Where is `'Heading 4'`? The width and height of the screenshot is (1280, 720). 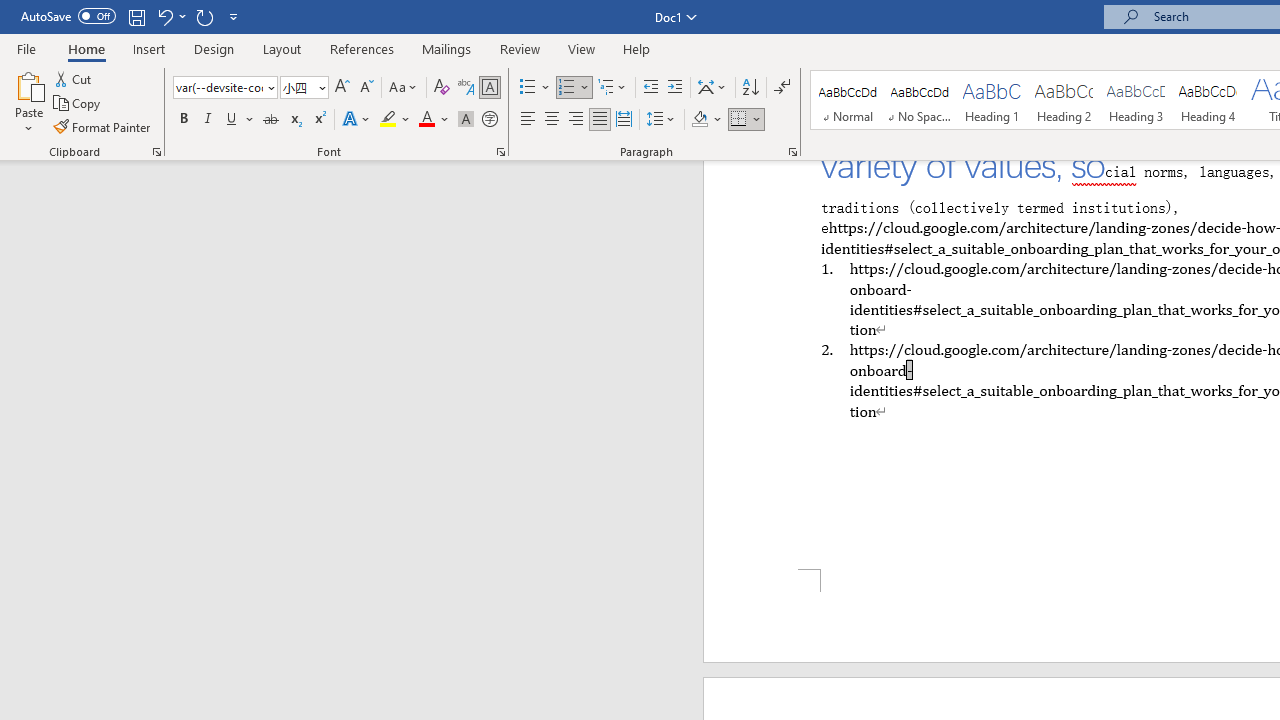
'Heading 4' is located at coordinates (1207, 100).